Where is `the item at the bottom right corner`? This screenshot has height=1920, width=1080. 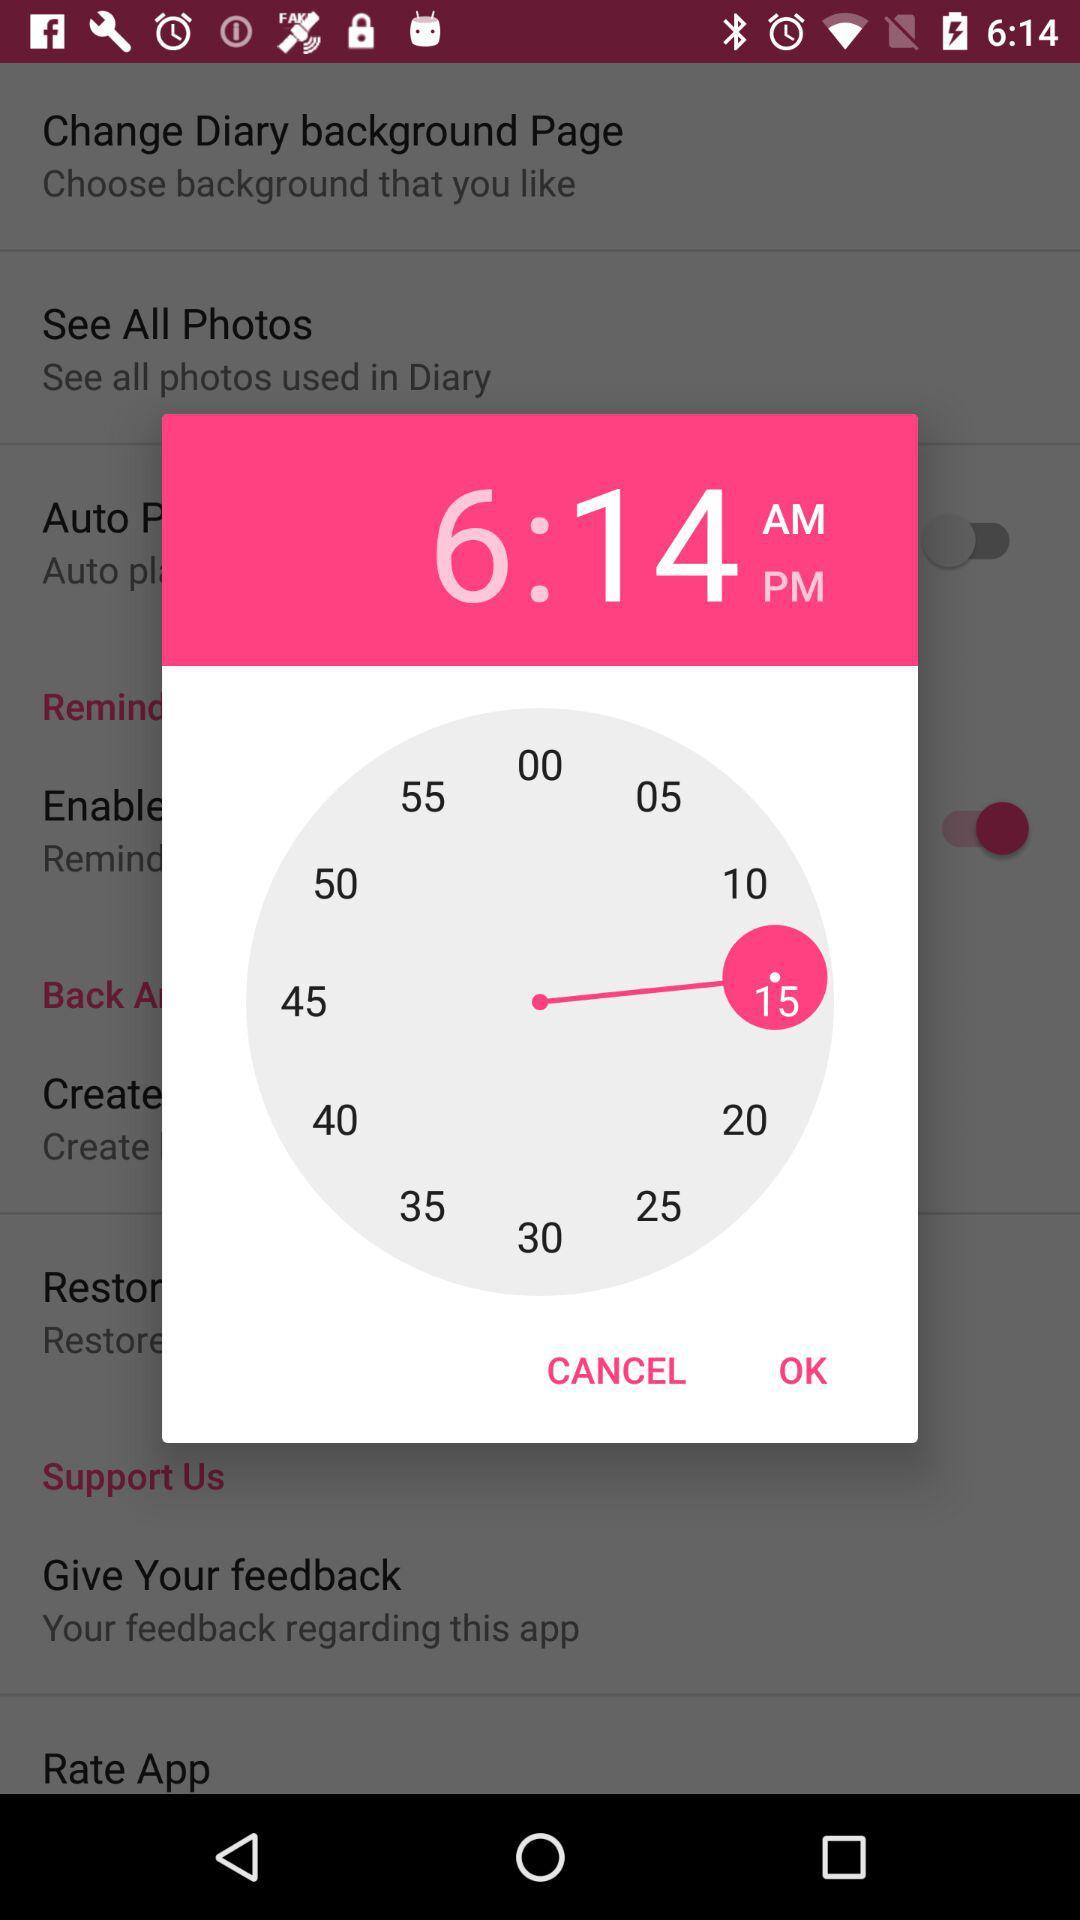
the item at the bottom right corner is located at coordinates (801, 1368).